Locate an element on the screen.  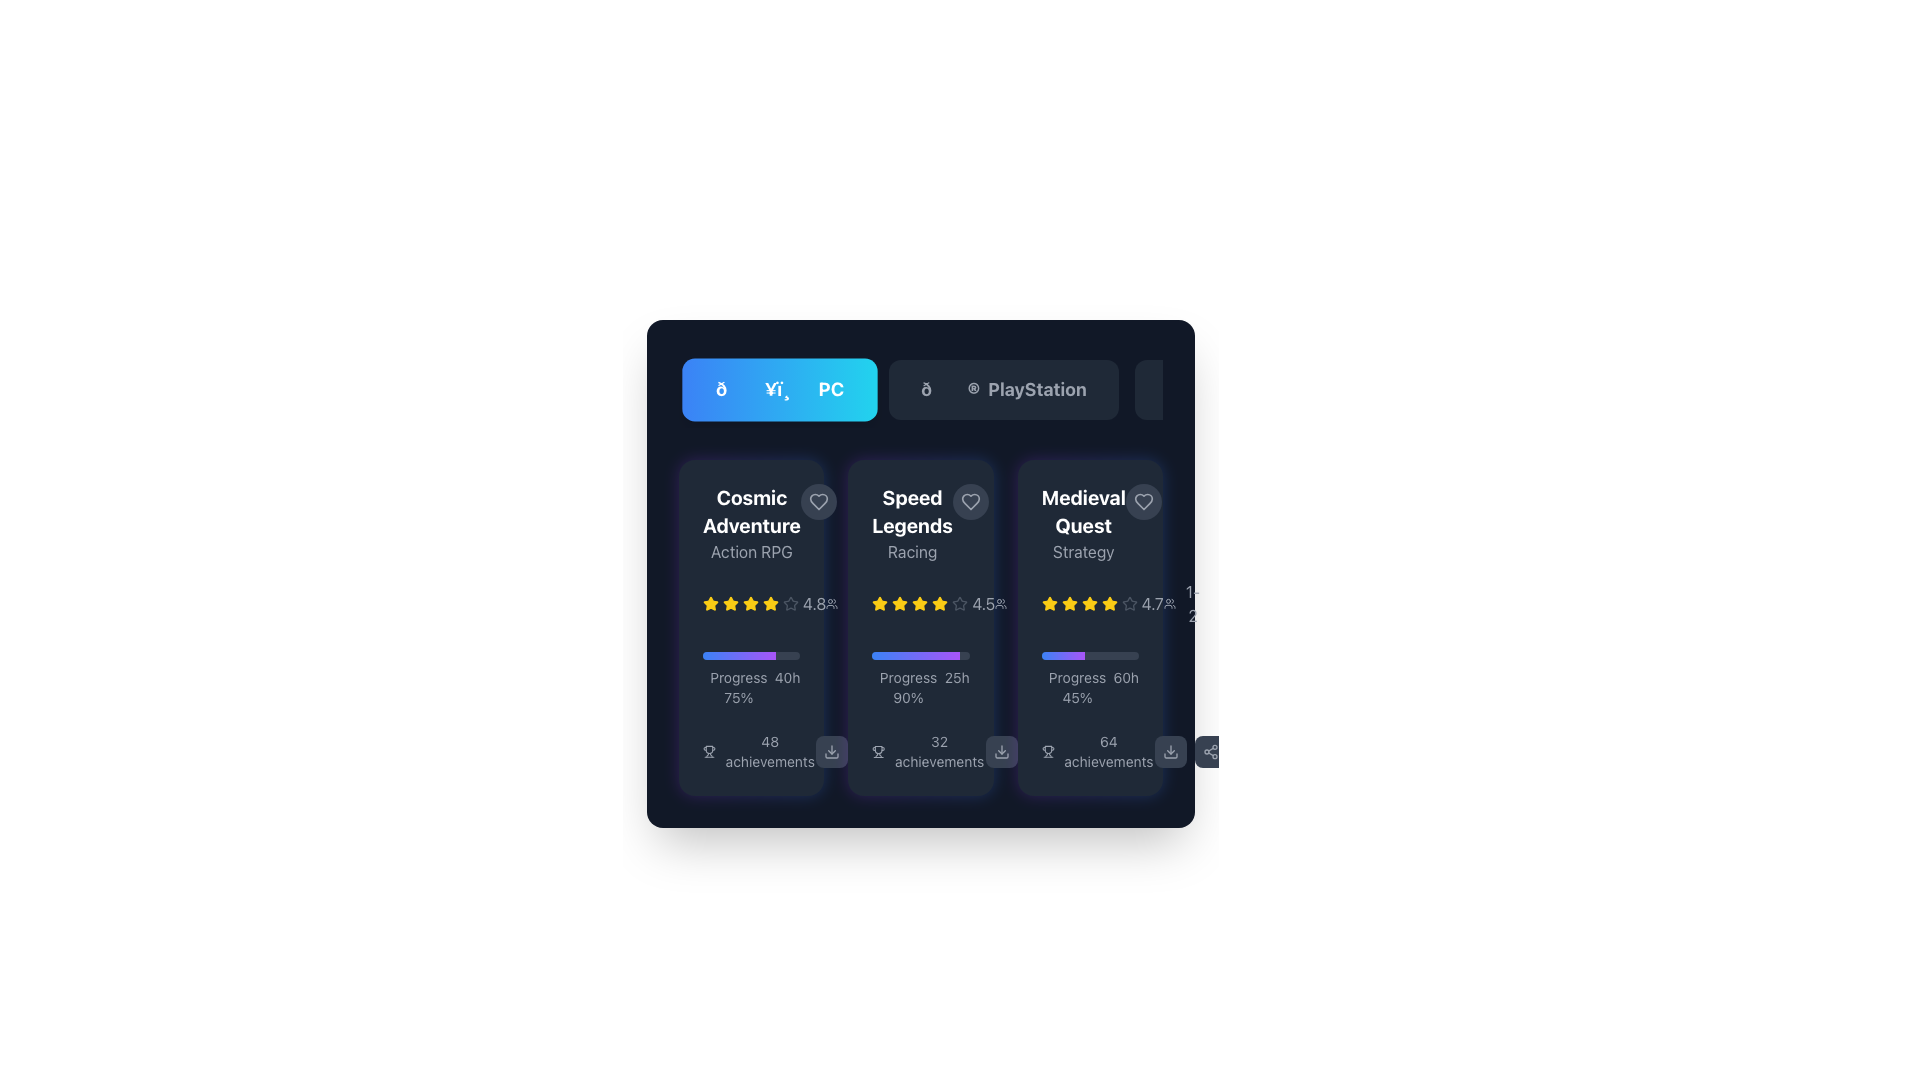
text label at the top-center of the second card which identifies the game and its genre is located at coordinates (911, 523).